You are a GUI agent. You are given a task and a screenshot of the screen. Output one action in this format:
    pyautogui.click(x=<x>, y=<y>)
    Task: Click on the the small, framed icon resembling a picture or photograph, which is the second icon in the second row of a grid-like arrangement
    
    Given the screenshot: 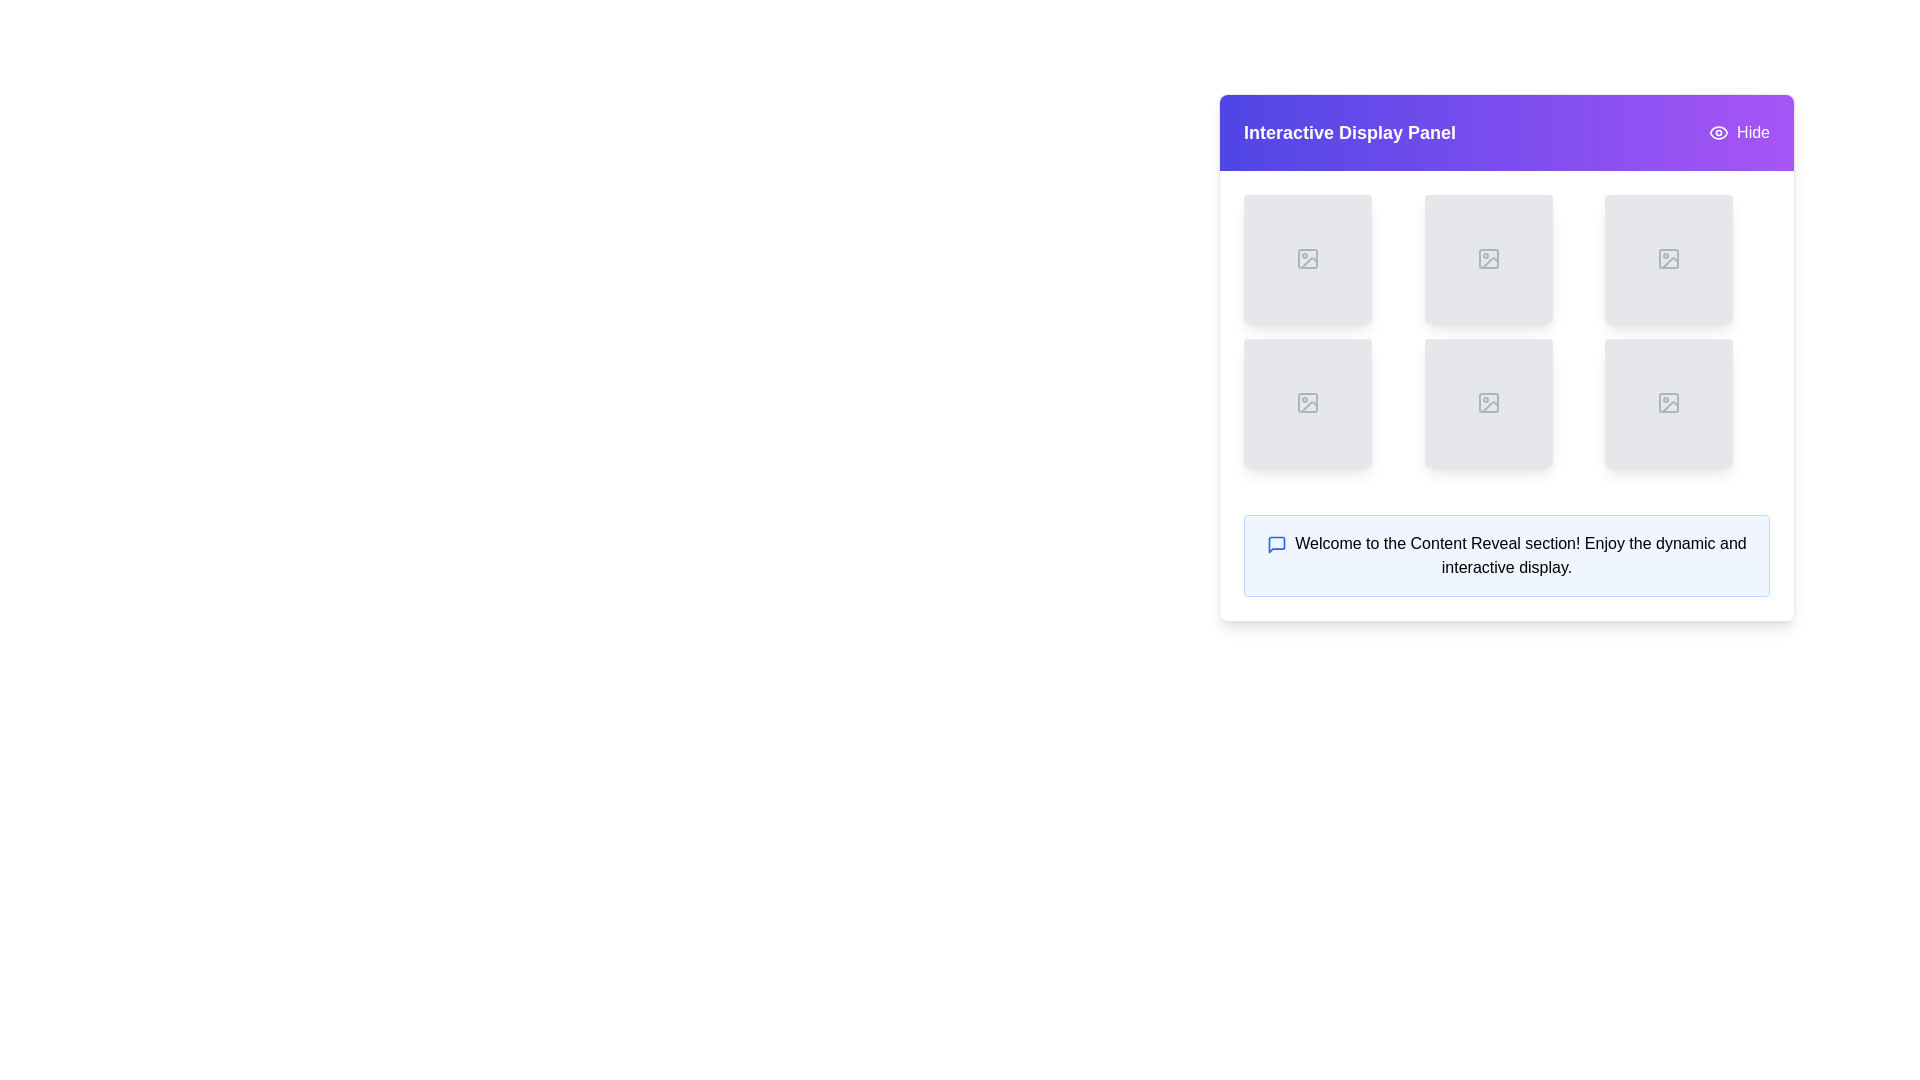 What is the action you would take?
    pyautogui.click(x=1308, y=402)
    